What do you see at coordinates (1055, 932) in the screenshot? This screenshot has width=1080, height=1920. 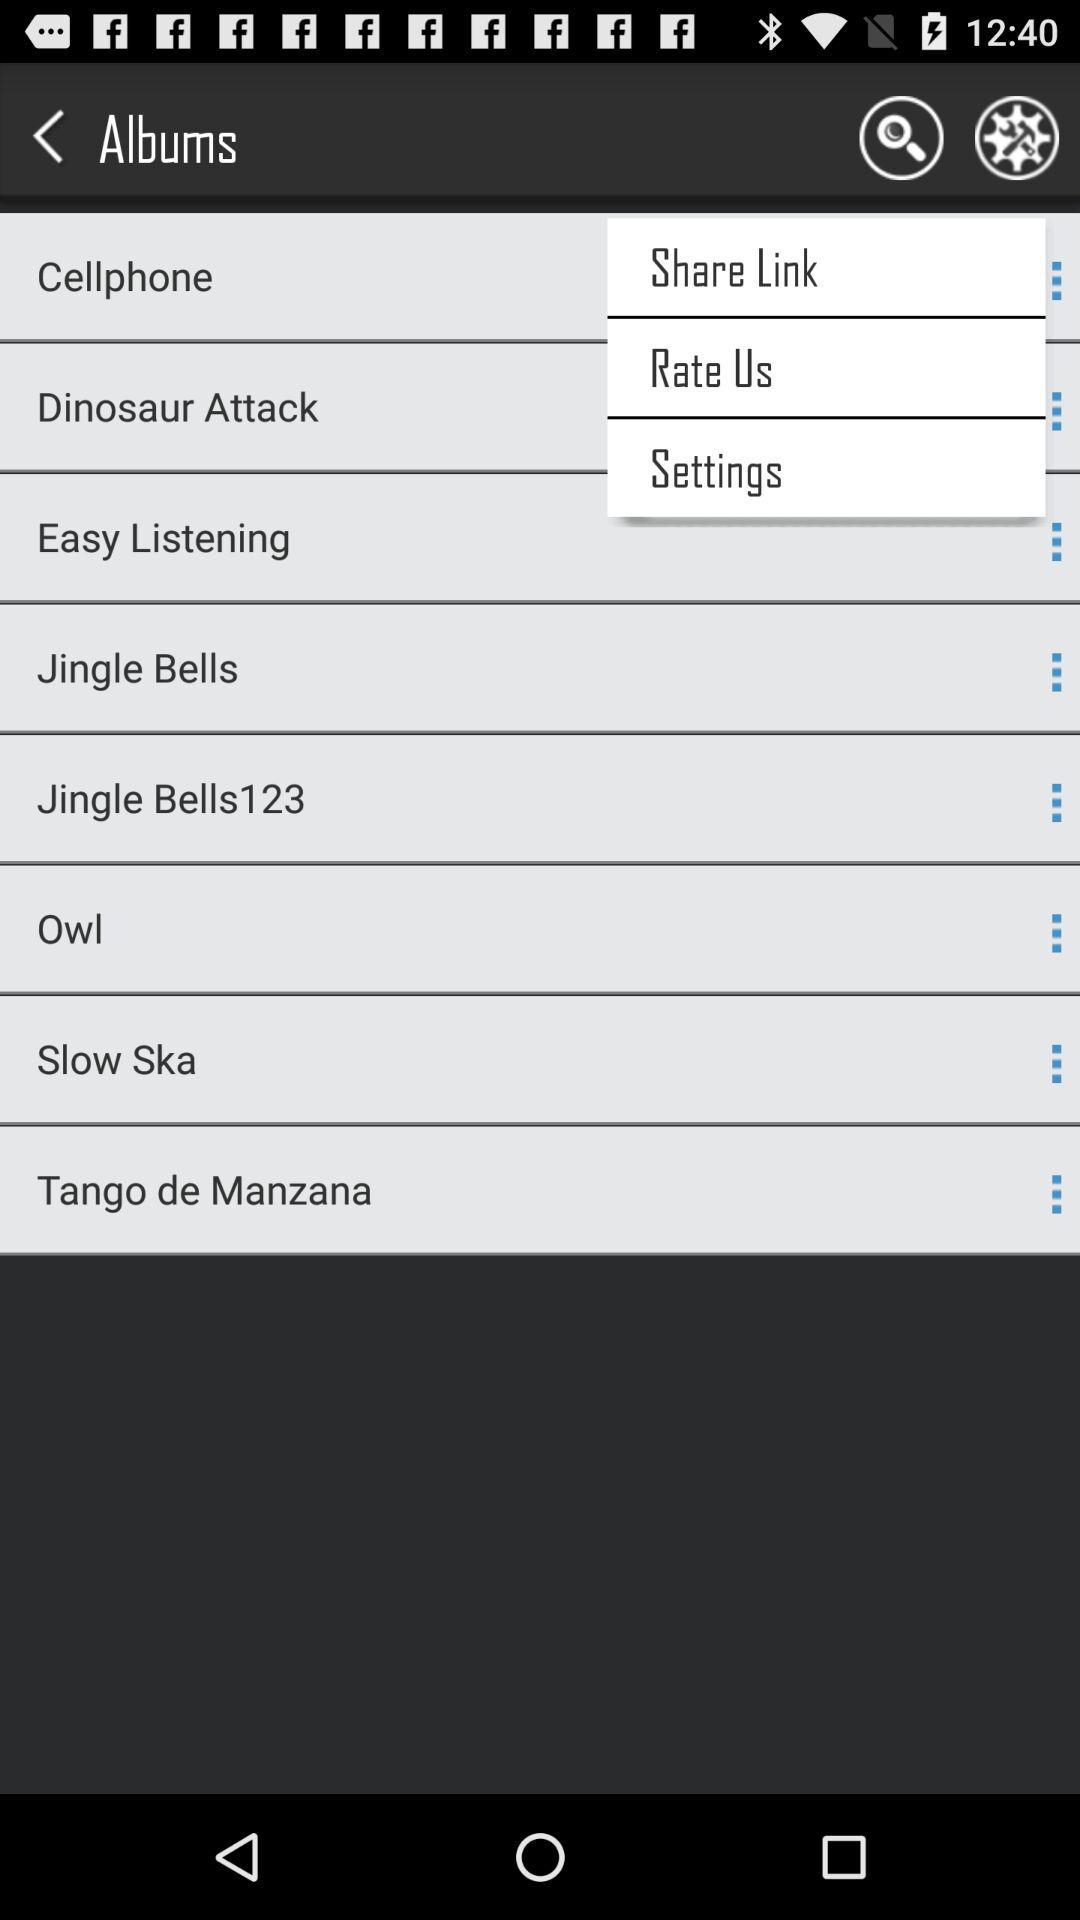 I see `the third menu button from bottom` at bounding box center [1055, 932].